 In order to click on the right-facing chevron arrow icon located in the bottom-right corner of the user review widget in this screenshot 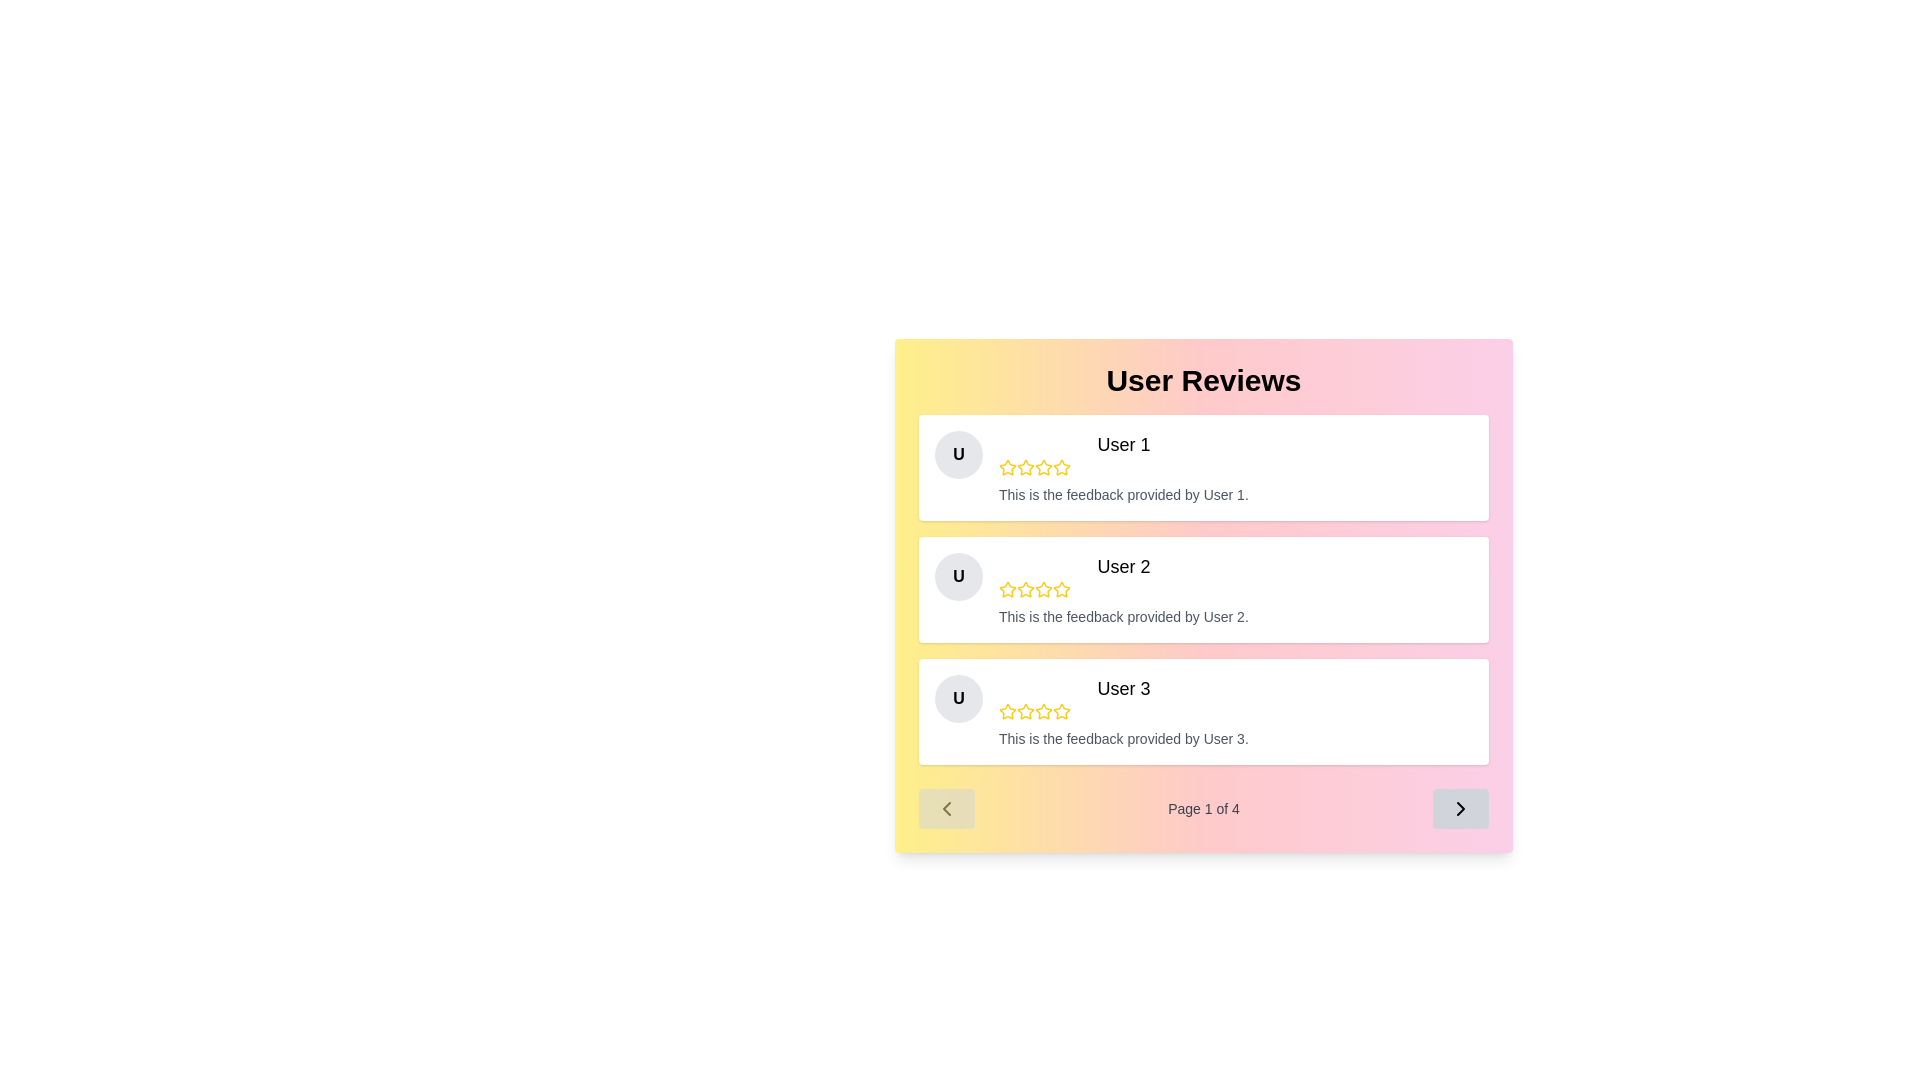, I will do `click(1460, 808)`.